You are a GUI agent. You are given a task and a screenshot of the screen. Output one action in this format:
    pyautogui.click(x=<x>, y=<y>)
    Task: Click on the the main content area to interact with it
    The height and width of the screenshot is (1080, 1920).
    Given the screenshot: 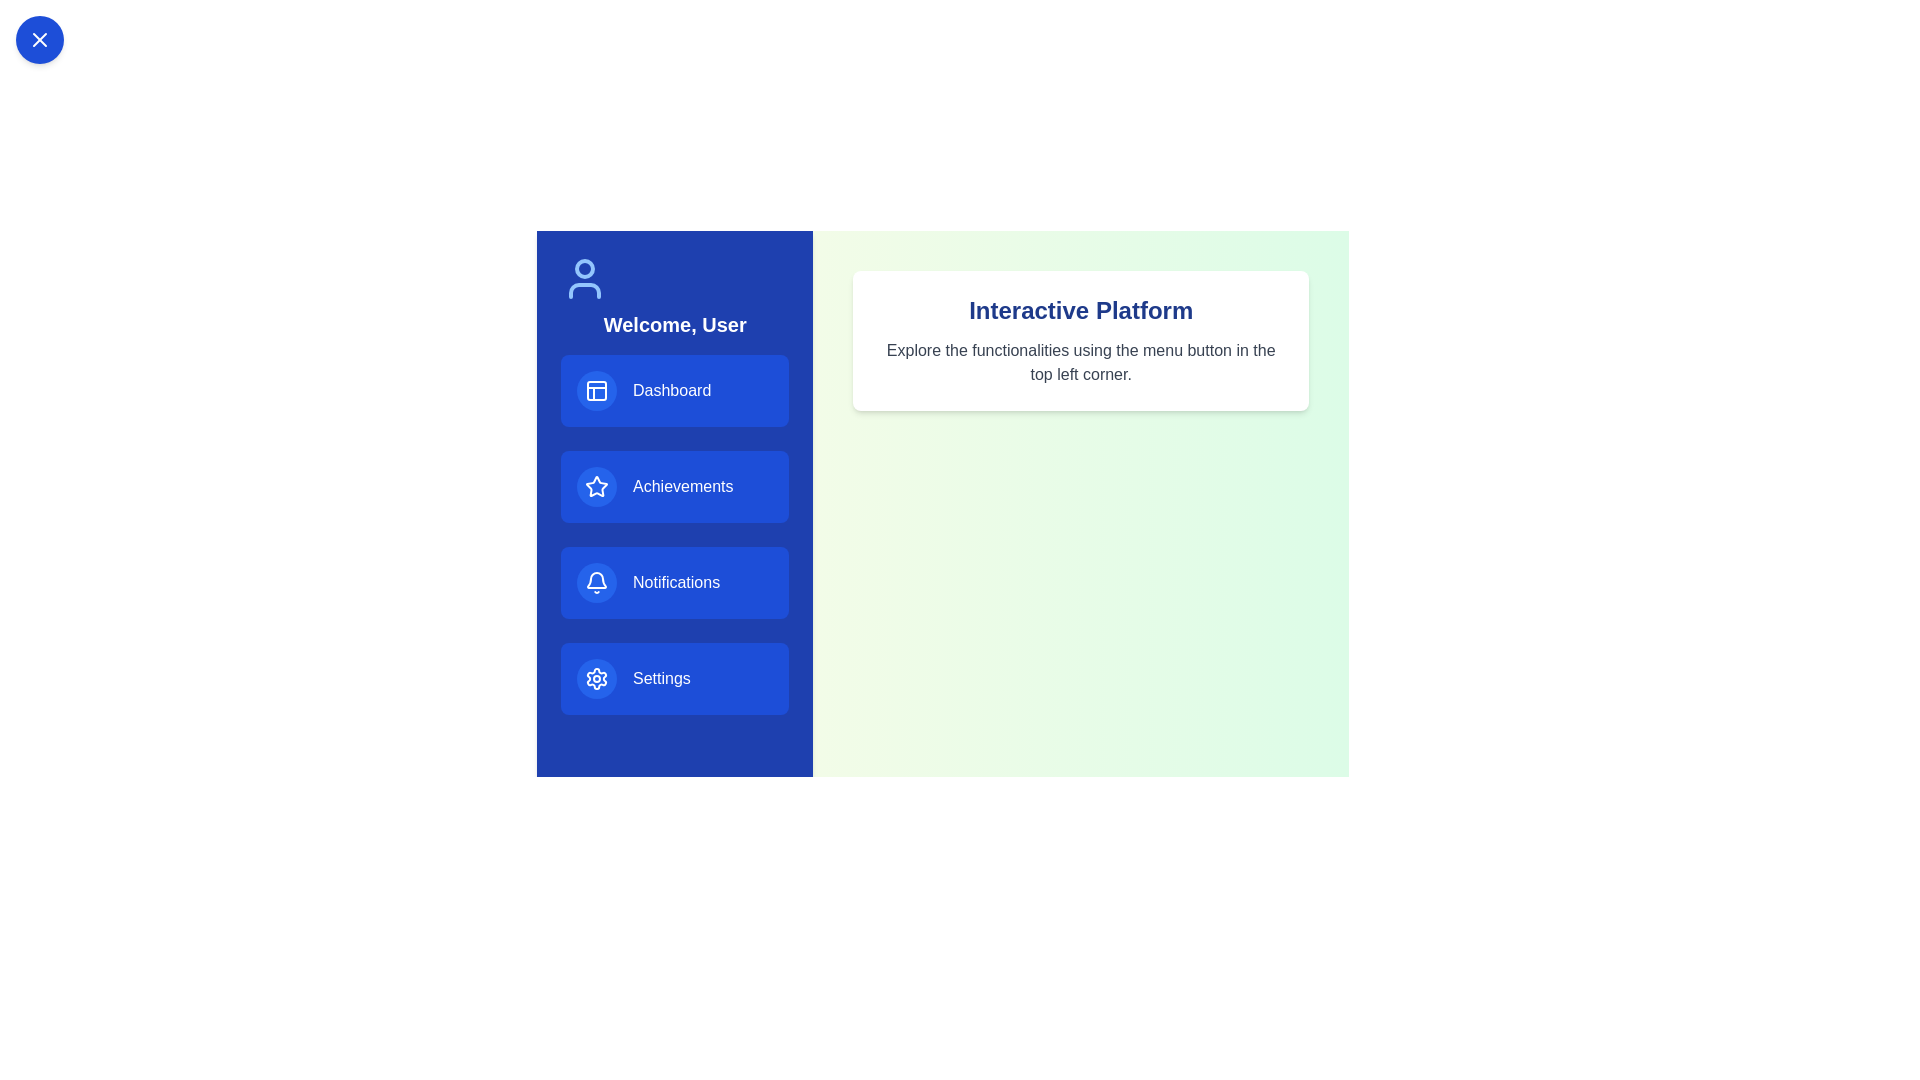 What is the action you would take?
    pyautogui.click(x=1079, y=339)
    